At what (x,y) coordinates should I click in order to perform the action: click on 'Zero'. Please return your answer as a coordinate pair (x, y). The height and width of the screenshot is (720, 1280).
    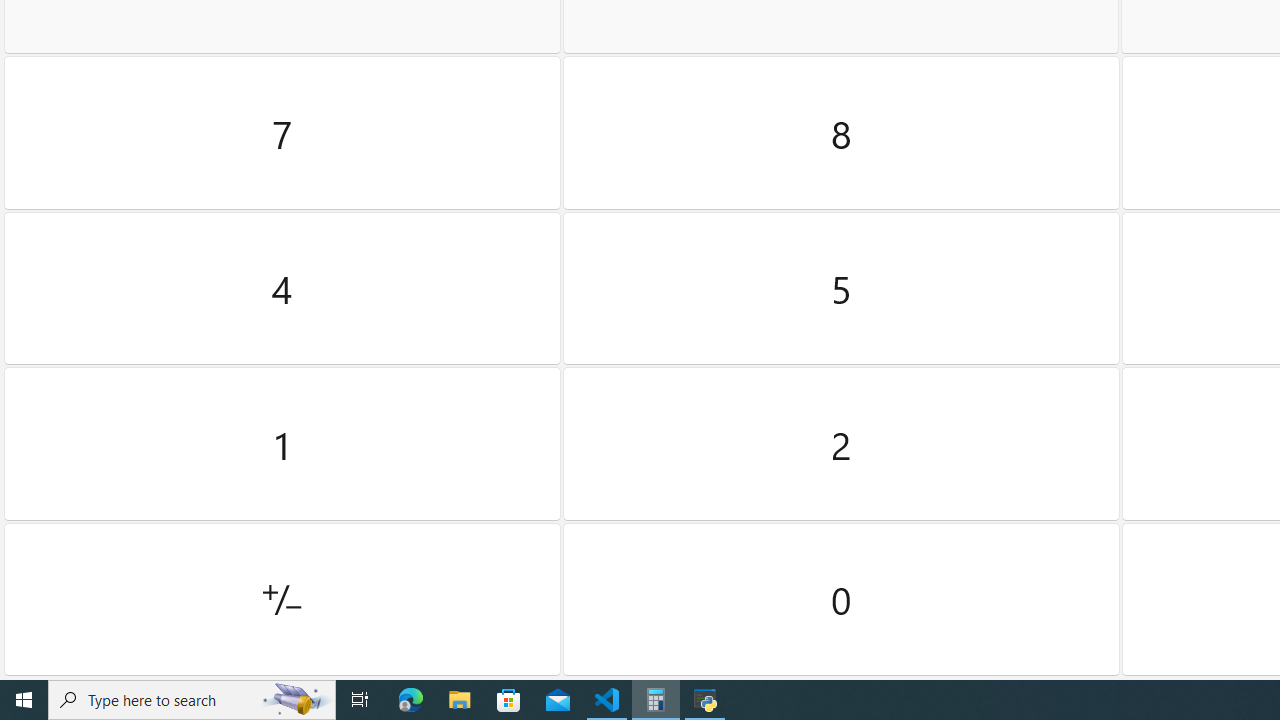
    Looking at the image, I should click on (841, 598).